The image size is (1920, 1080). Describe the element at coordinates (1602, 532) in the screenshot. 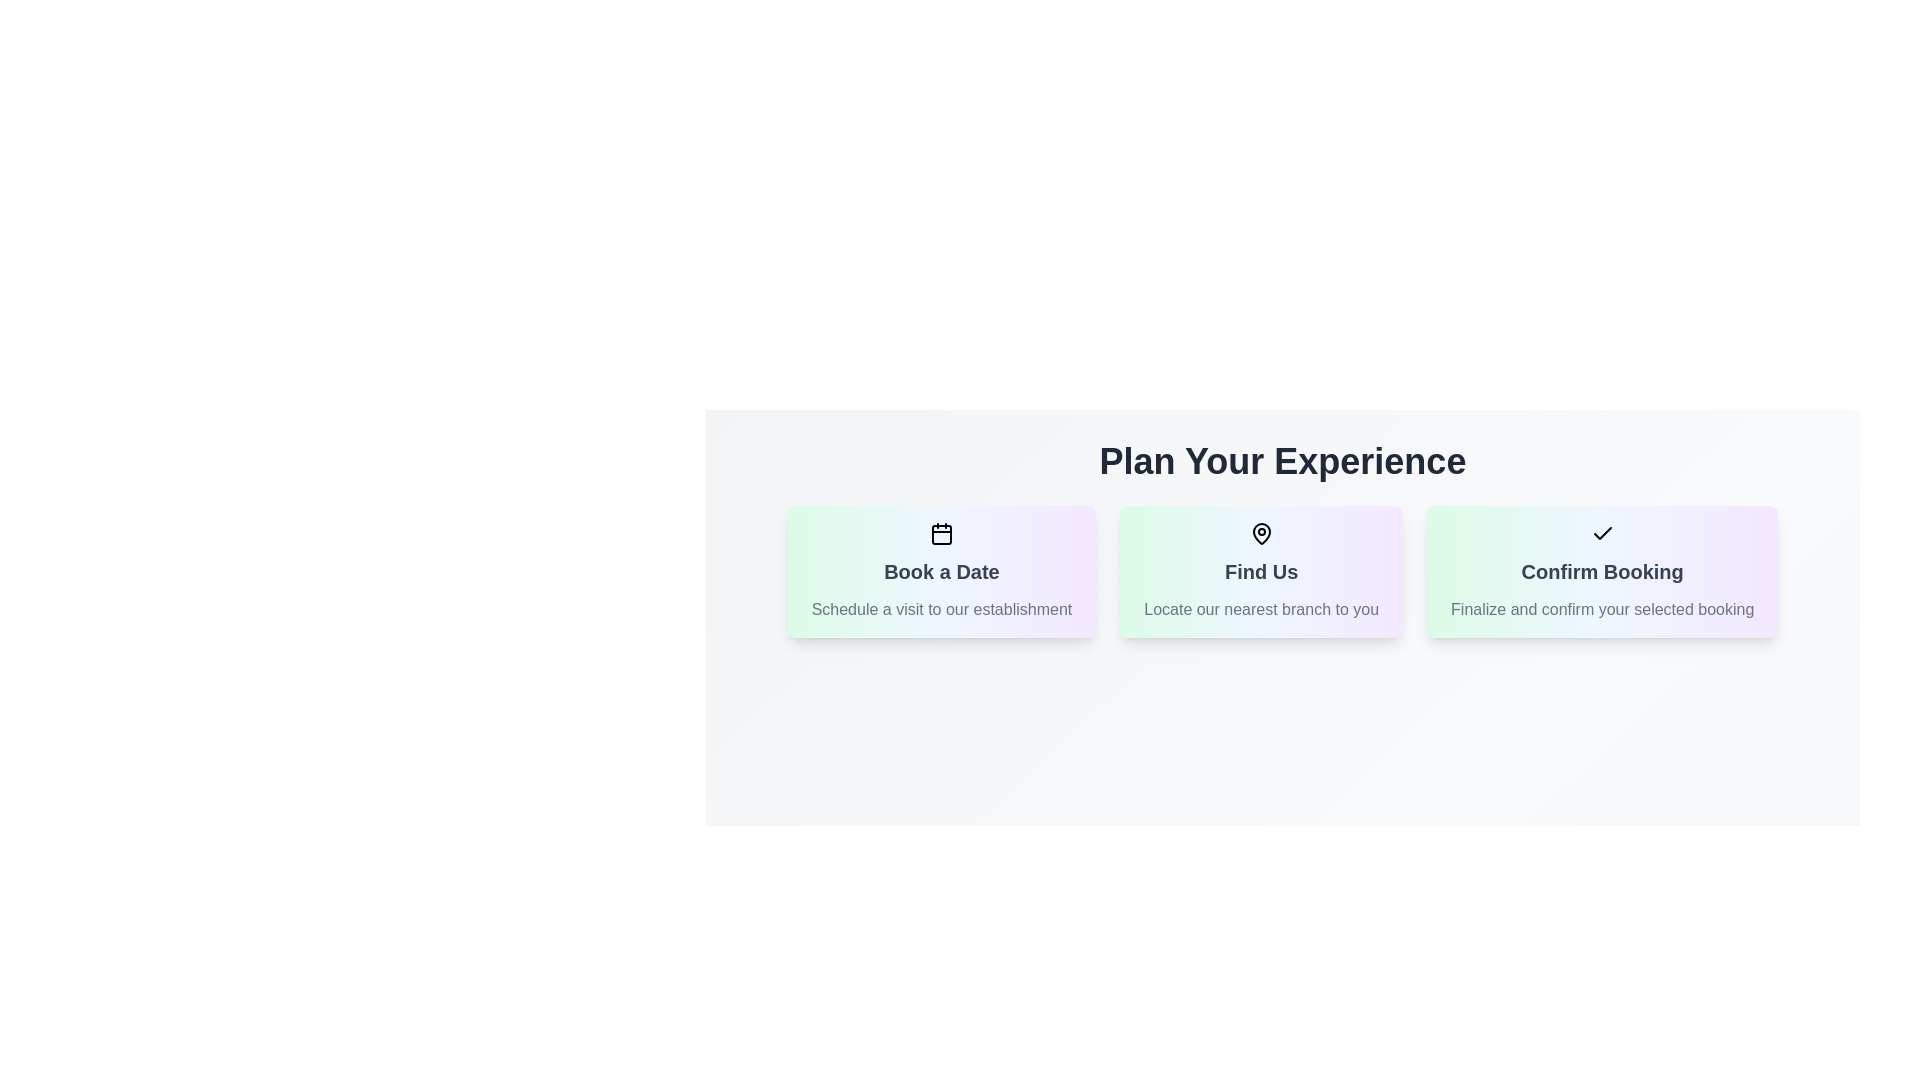

I see `the checkmark icon located above the 'Confirm Booking' text, which is part of the section titled 'Confirm Booking'` at that location.